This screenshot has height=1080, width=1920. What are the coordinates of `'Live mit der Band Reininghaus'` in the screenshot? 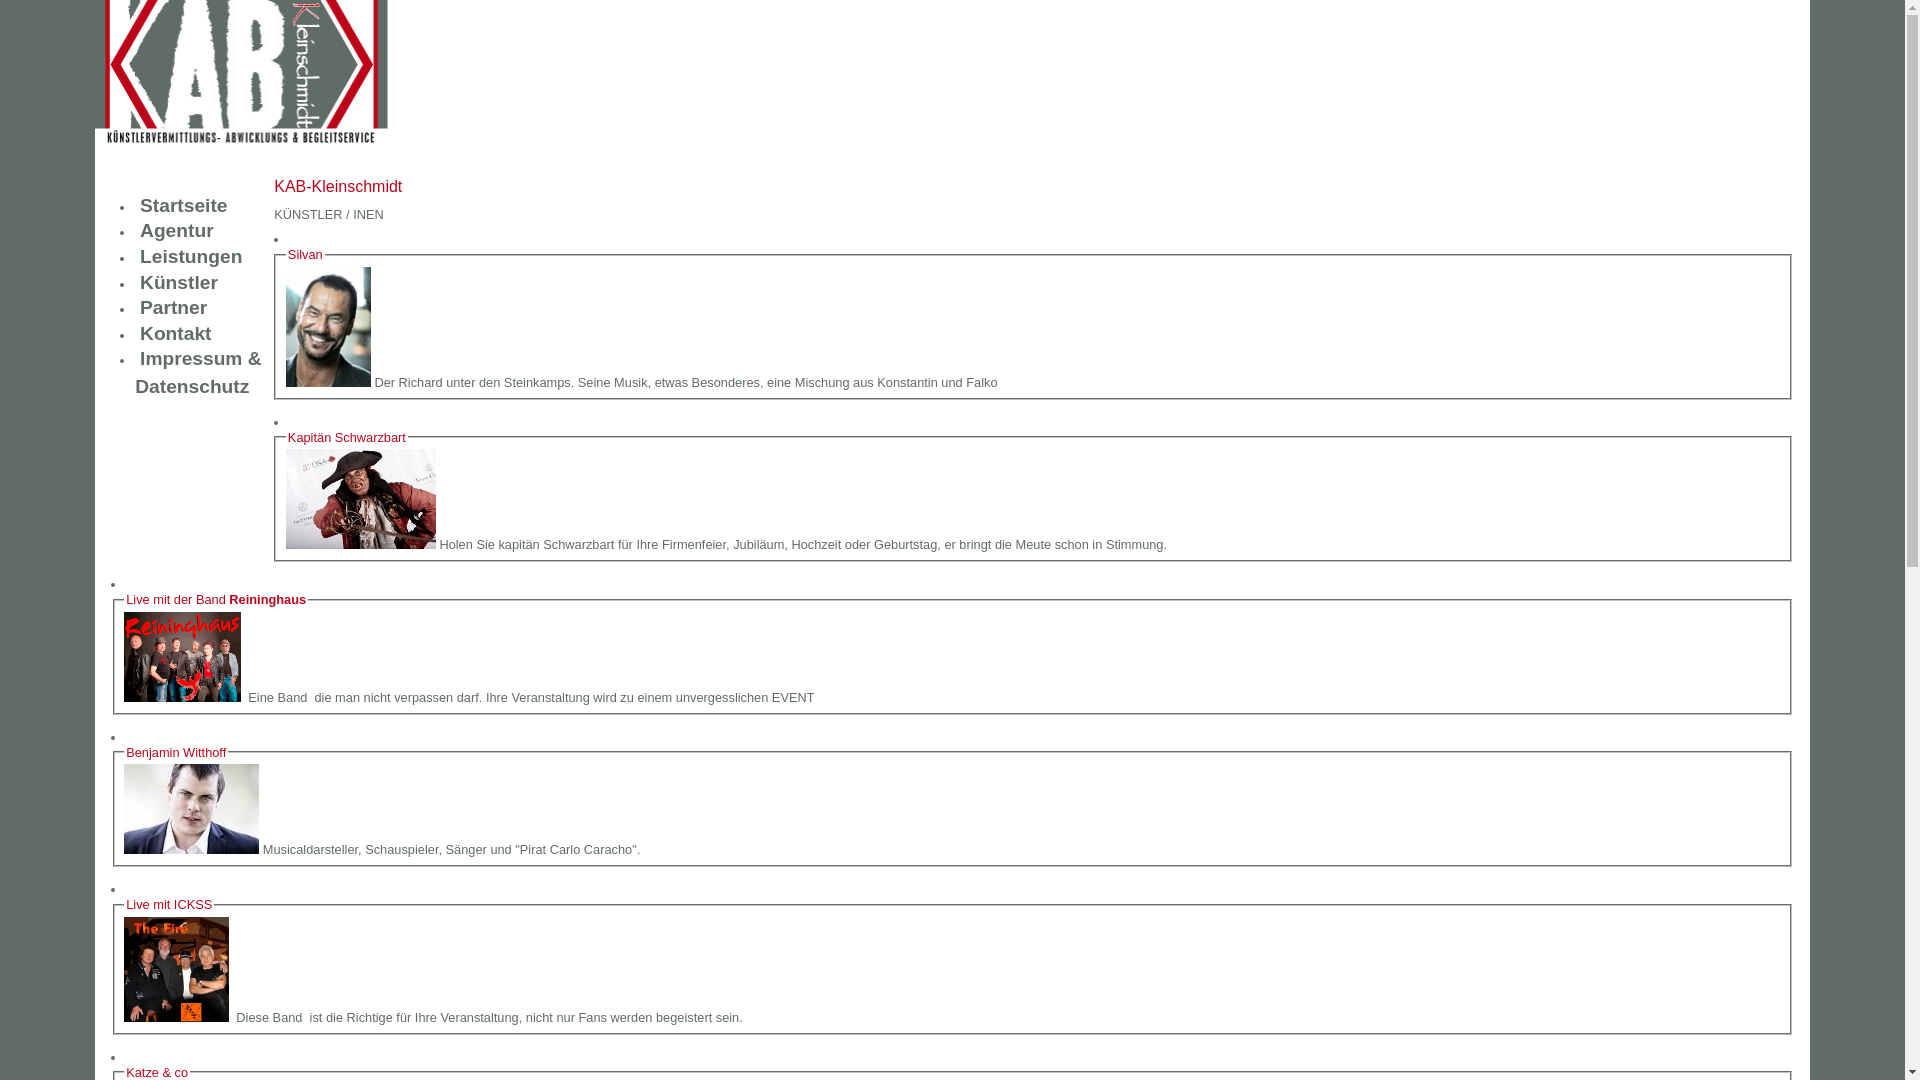 It's located at (216, 598).